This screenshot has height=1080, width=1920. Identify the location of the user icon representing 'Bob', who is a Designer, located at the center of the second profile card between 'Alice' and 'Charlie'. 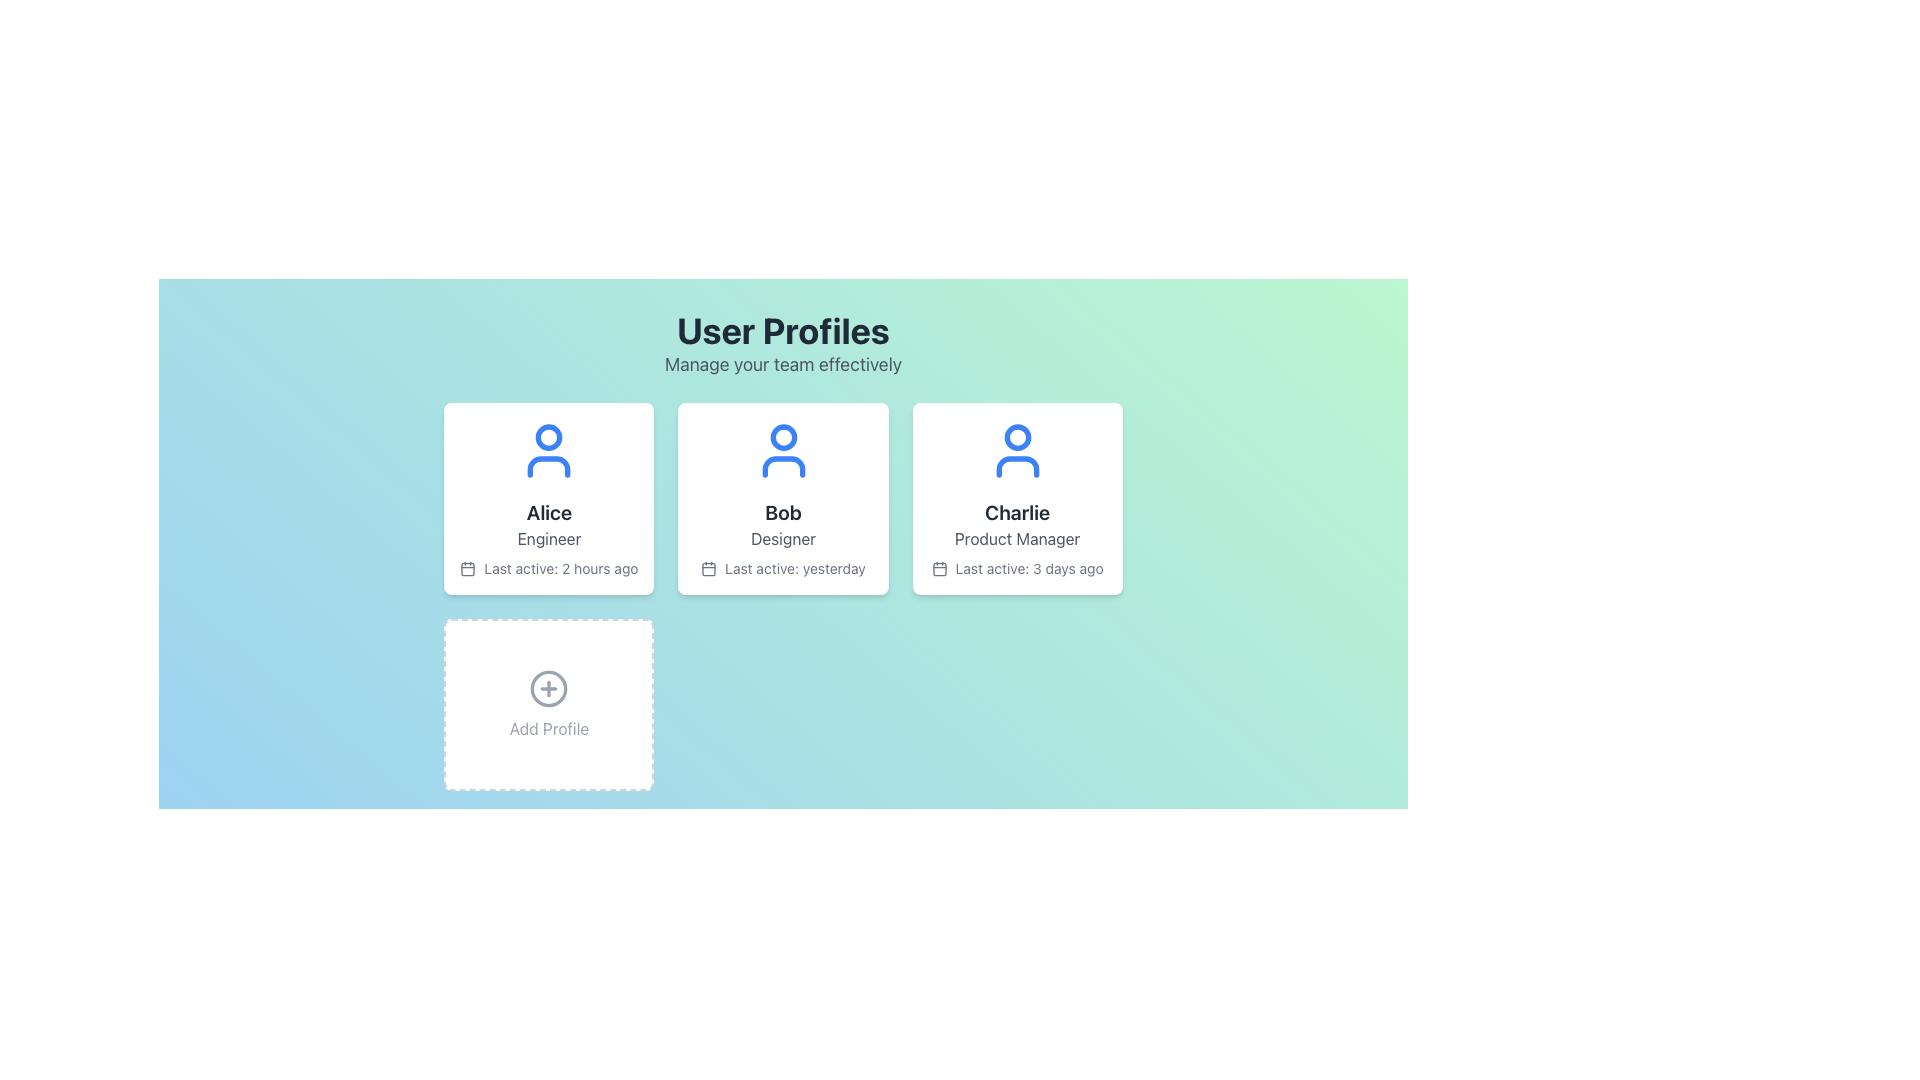
(782, 451).